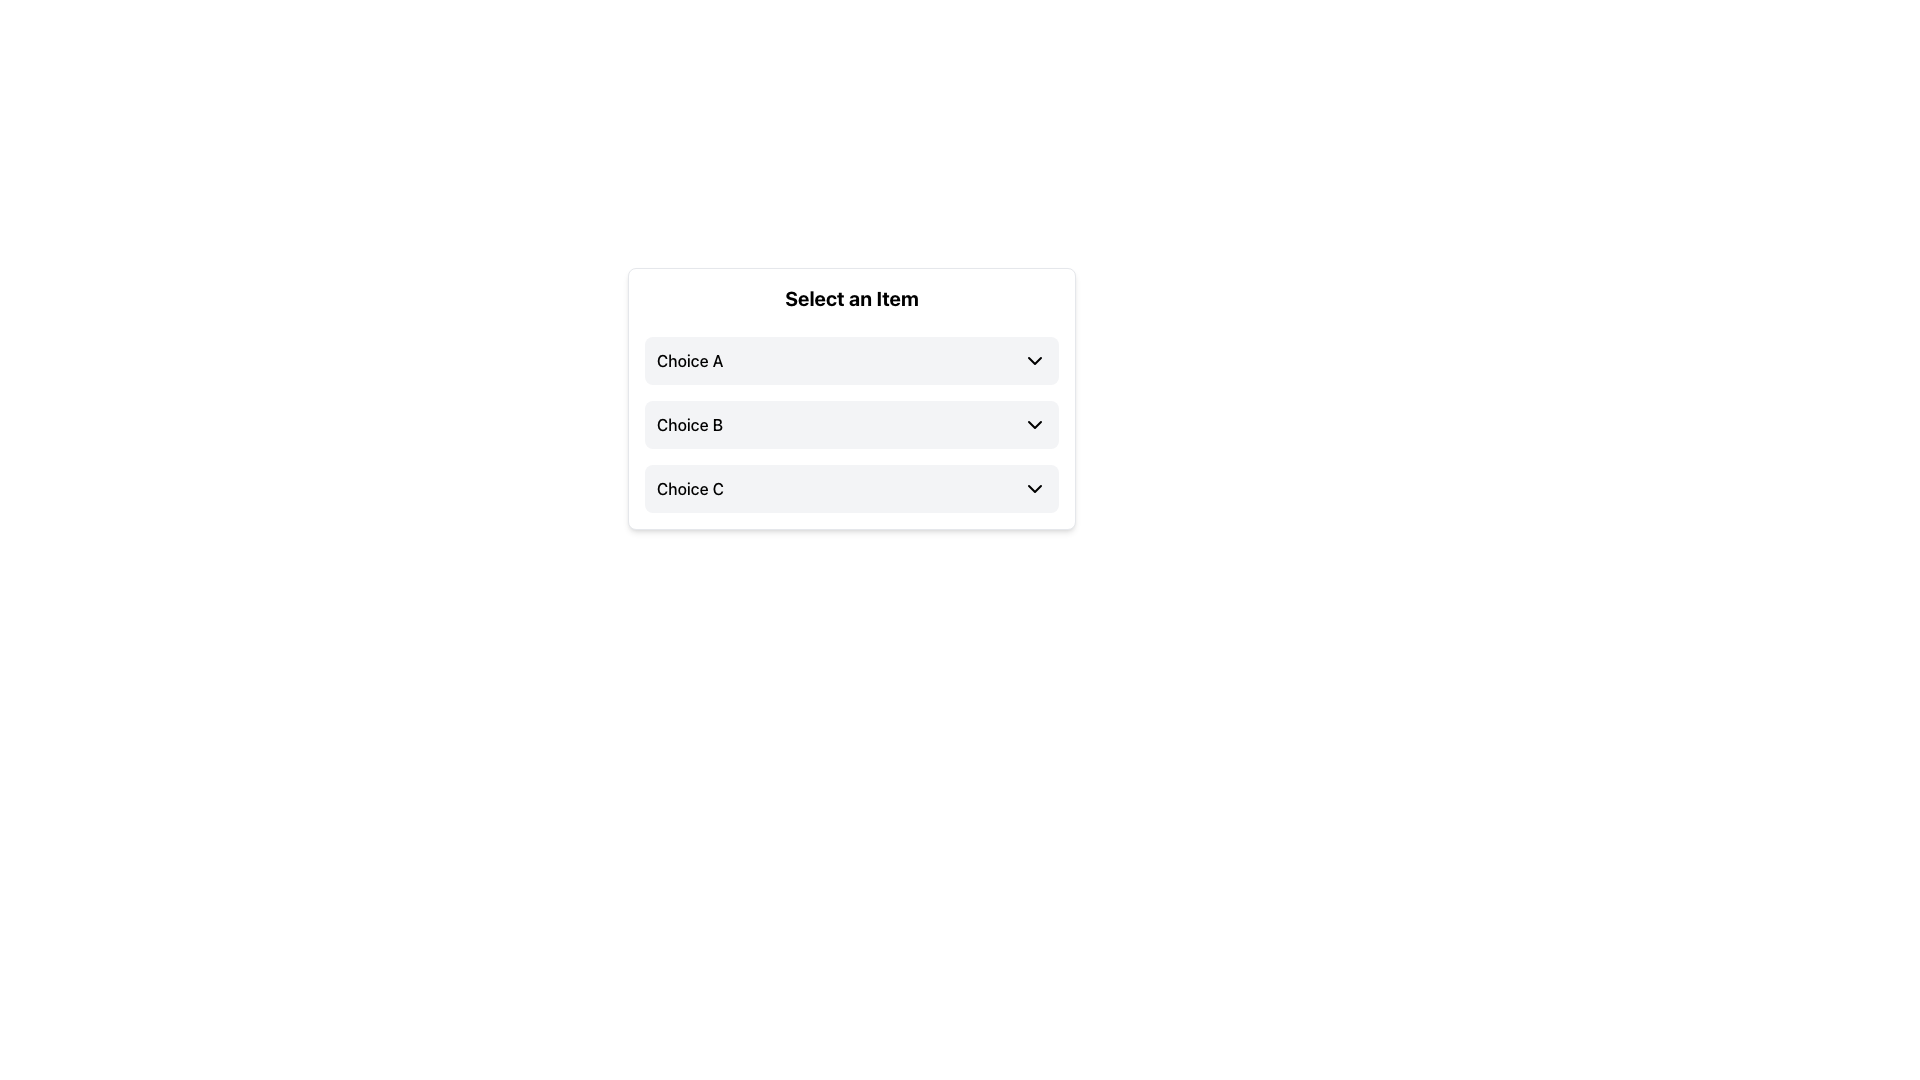  Describe the element at coordinates (851, 423) in the screenshot. I see `the second dropdown list item labeled 'Choice B'` at that location.